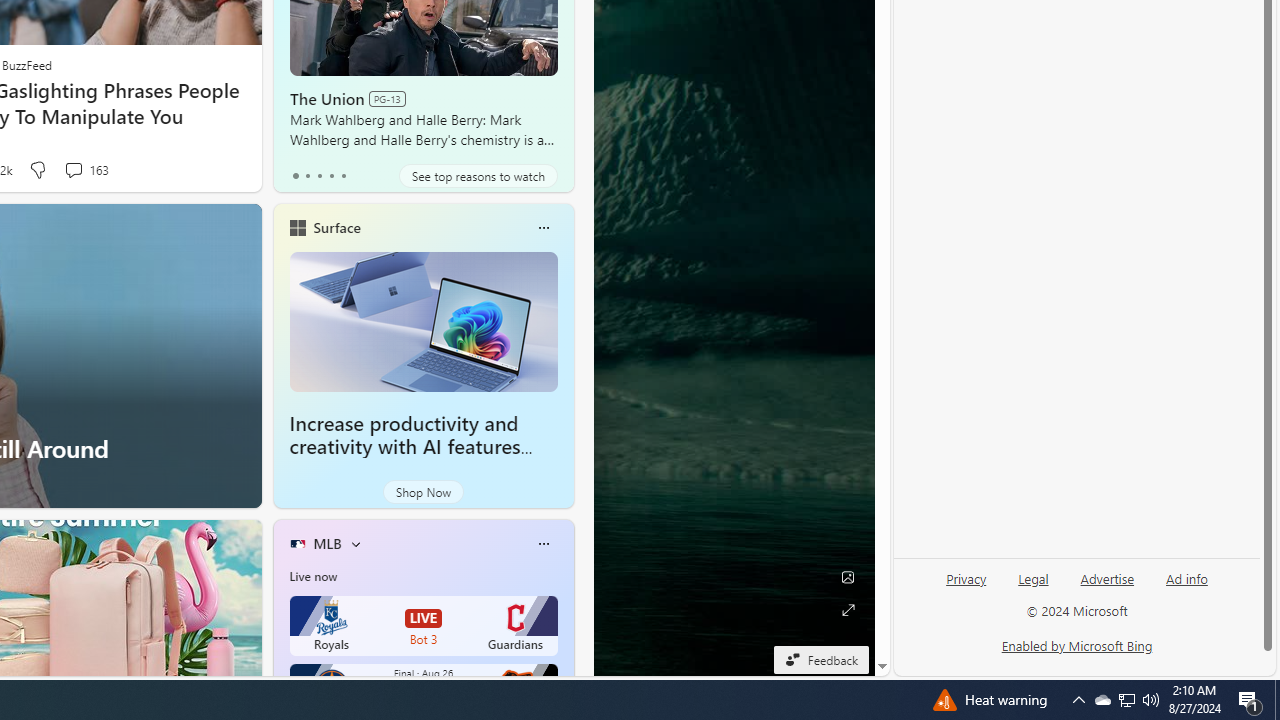  What do you see at coordinates (327, 543) in the screenshot?
I see `'MLB'` at bounding box center [327, 543].